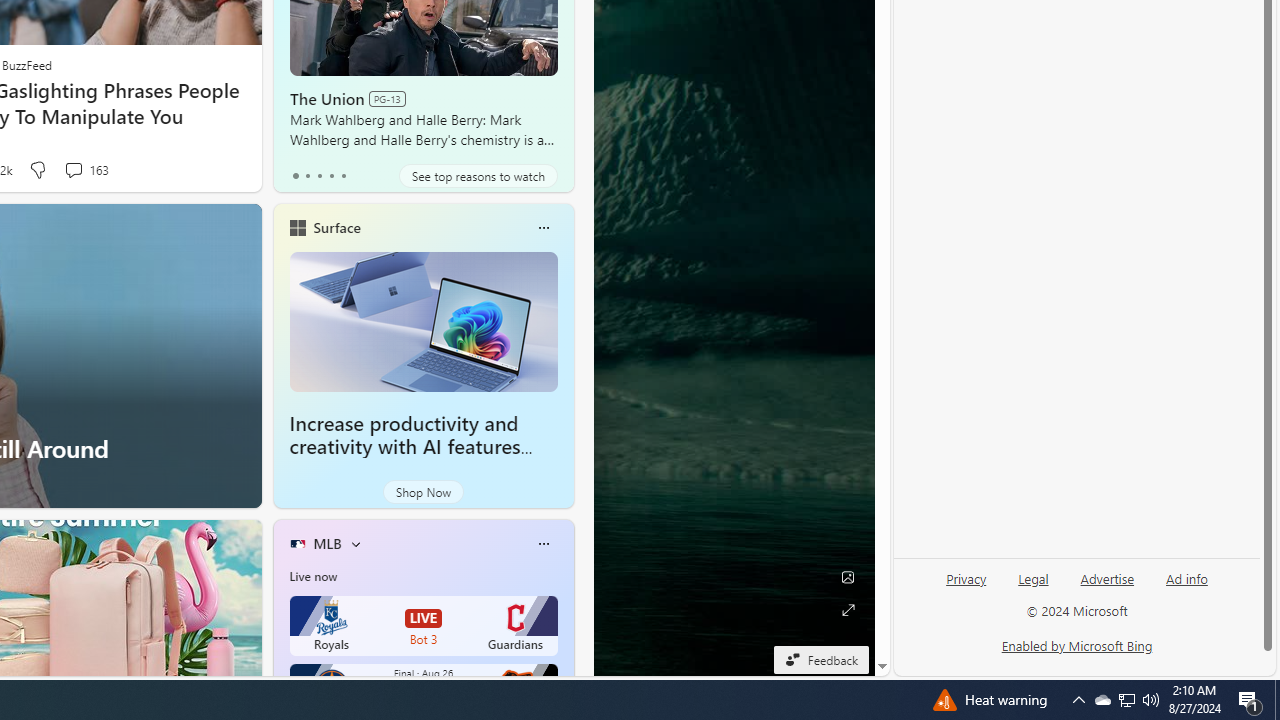  What do you see at coordinates (327, 543) in the screenshot?
I see `'MLB'` at bounding box center [327, 543].